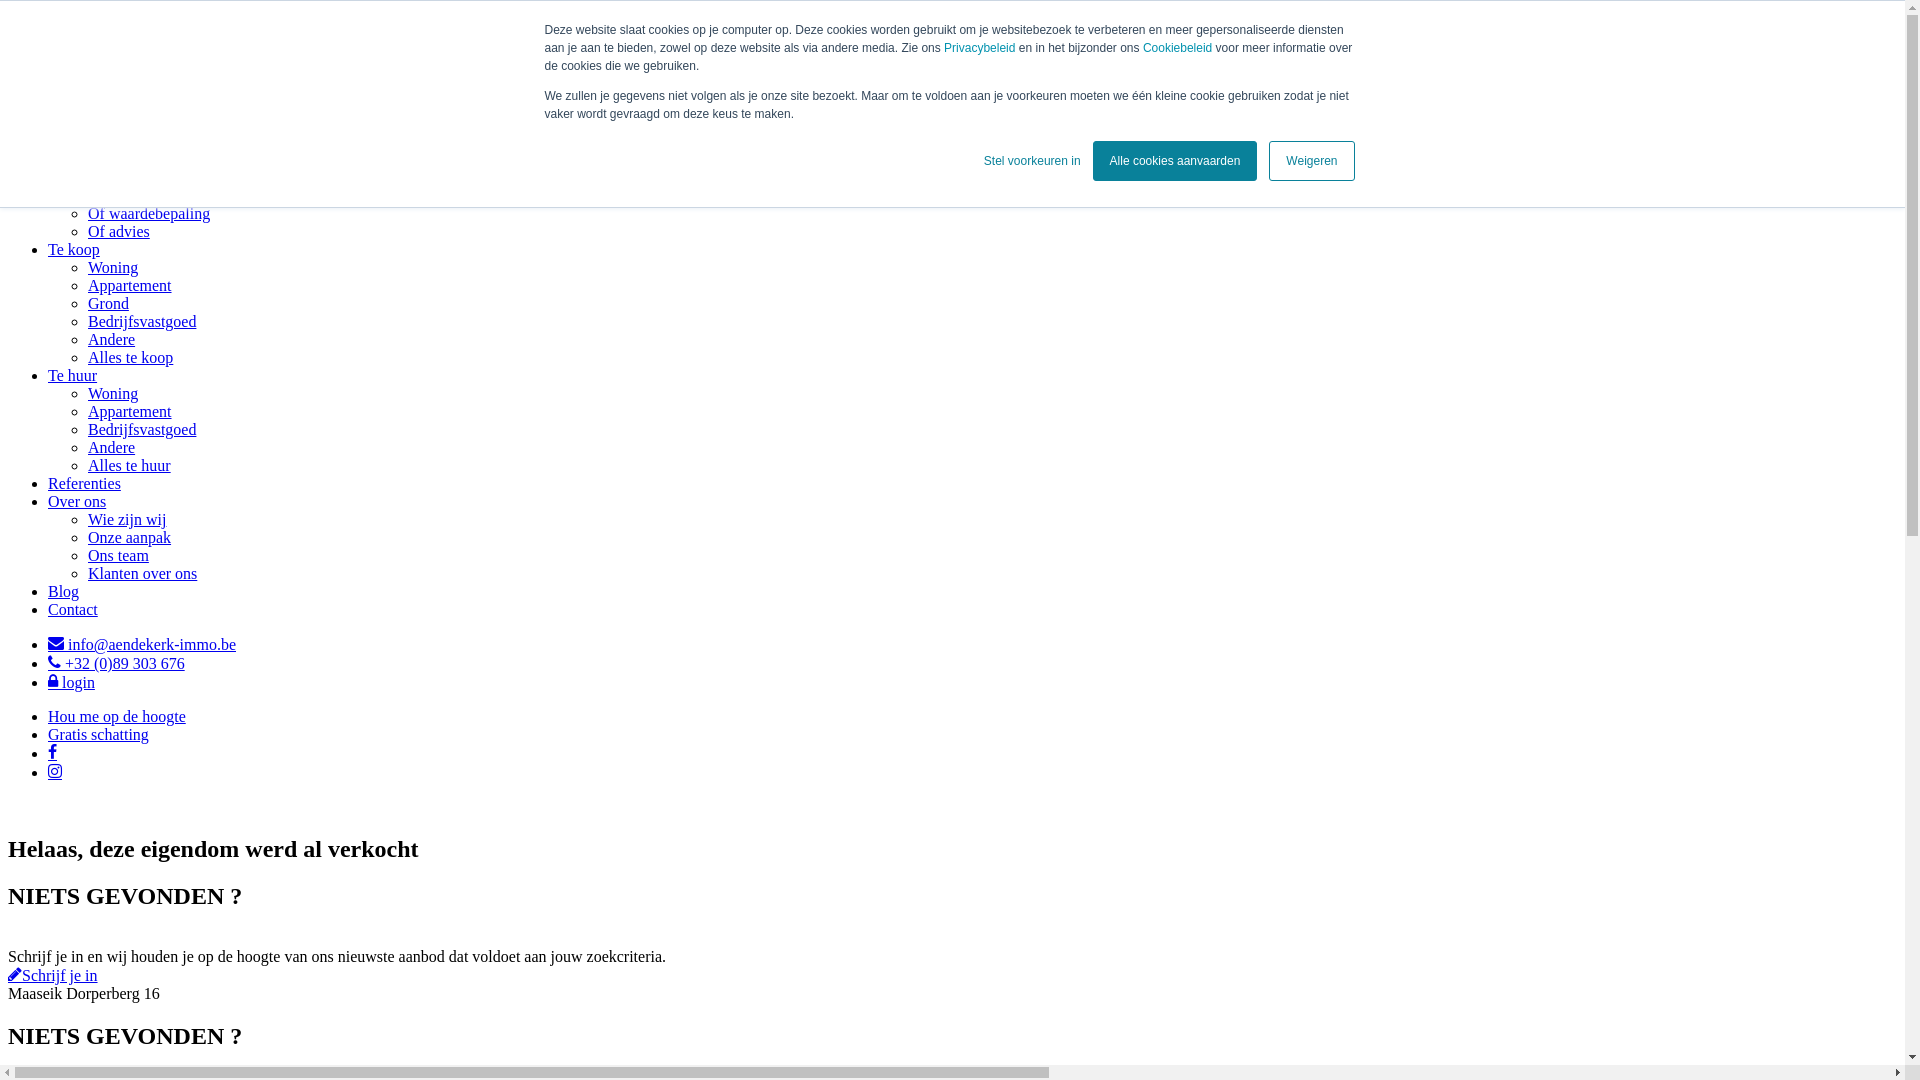  Describe the element at coordinates (83, 483) in the screenshot. I see `'Referenties'` at that location.